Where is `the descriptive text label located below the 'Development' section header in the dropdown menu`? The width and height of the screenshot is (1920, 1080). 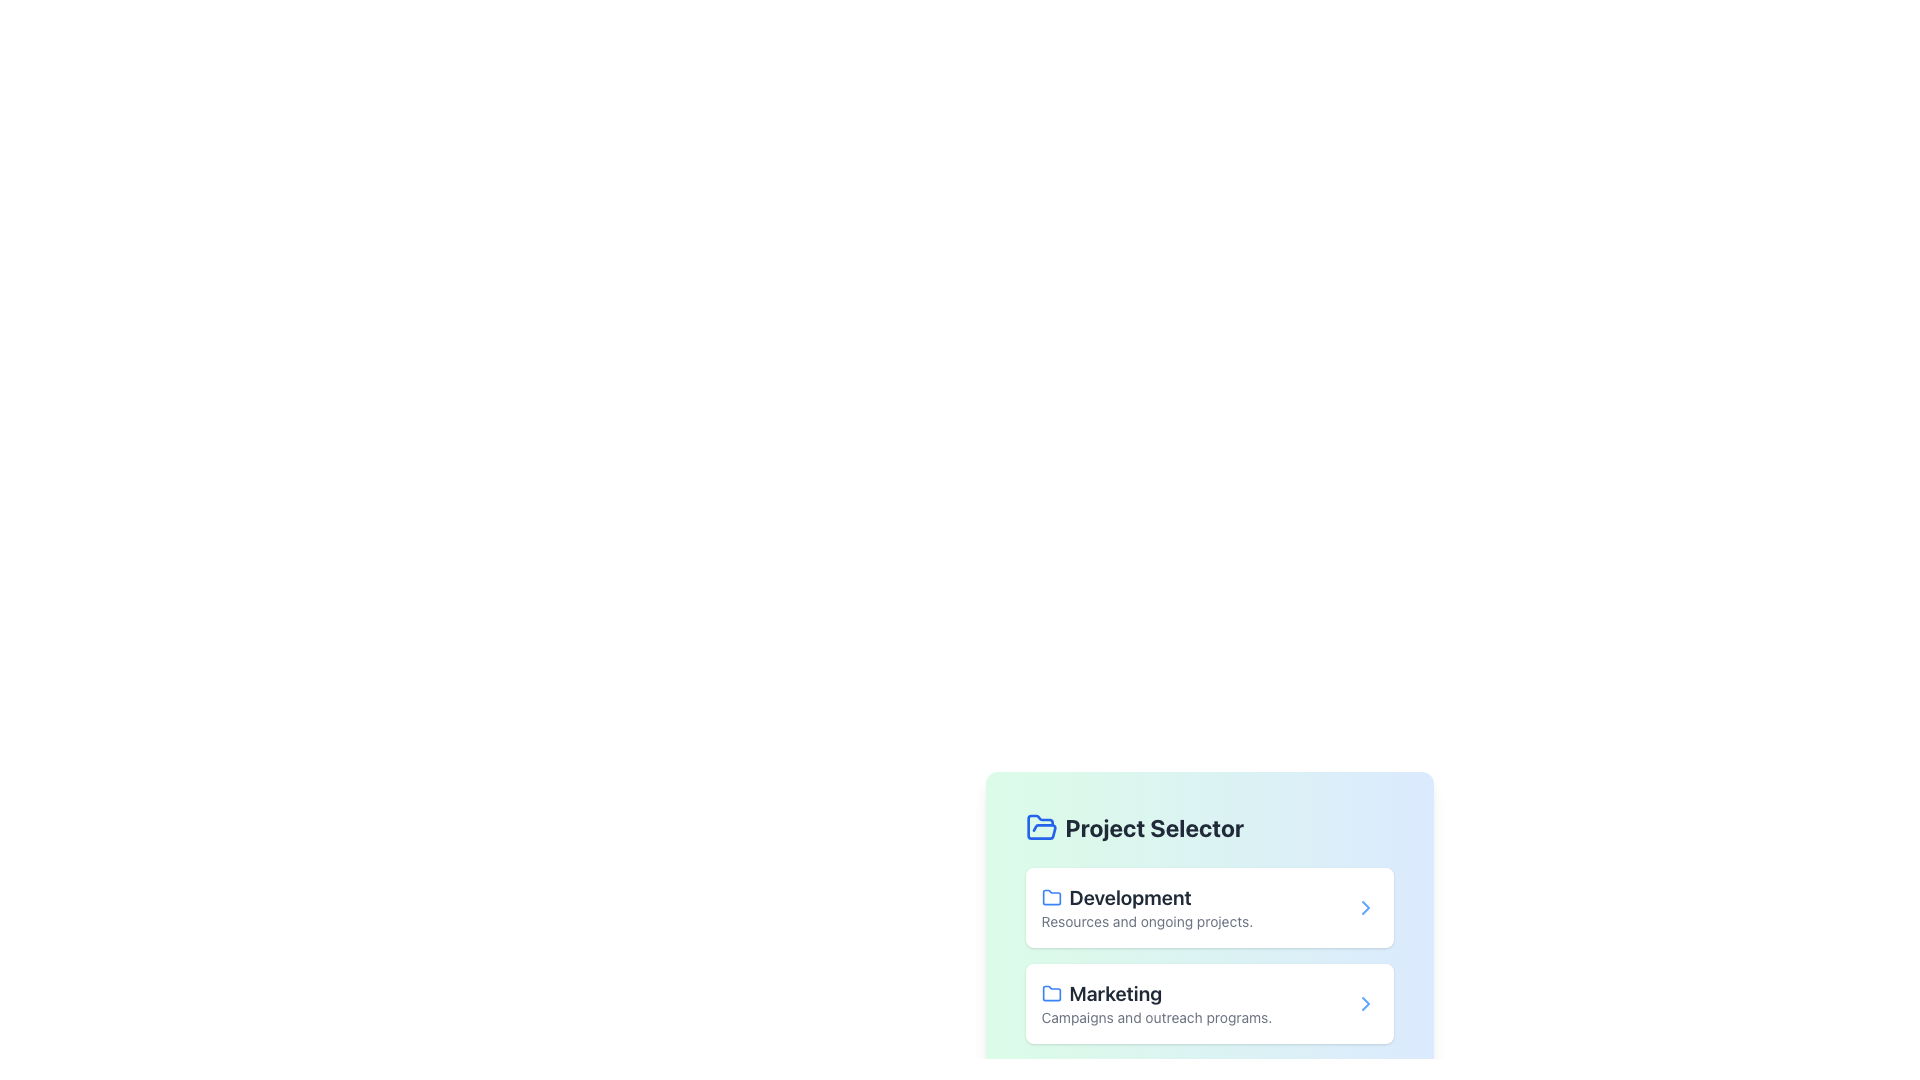
the descriptive text label located below the 'Development' section header in the dropdown menu is located at coordinates (1147, 921).